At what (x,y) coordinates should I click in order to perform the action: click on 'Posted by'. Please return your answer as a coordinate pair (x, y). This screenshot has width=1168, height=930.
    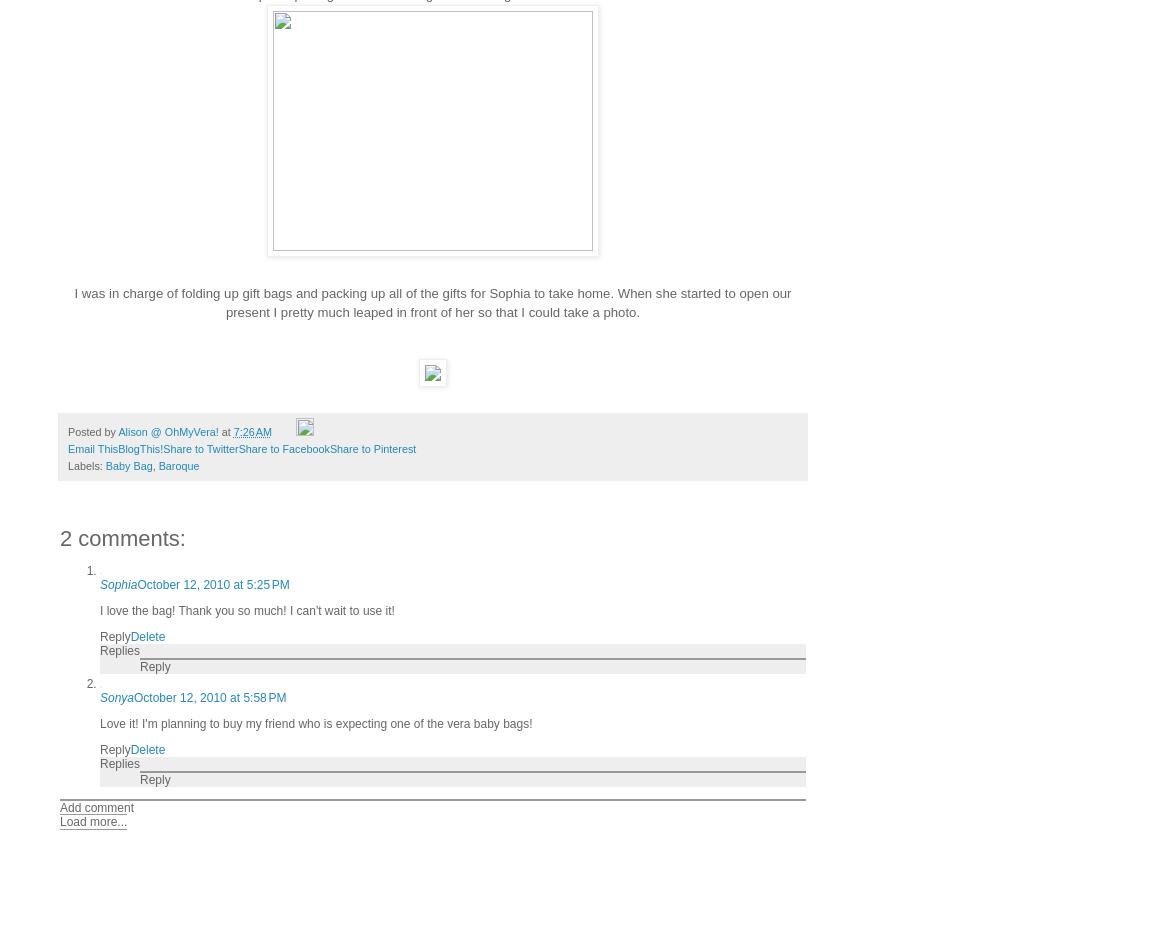
    Looking at the image, I should click on (91, 430).